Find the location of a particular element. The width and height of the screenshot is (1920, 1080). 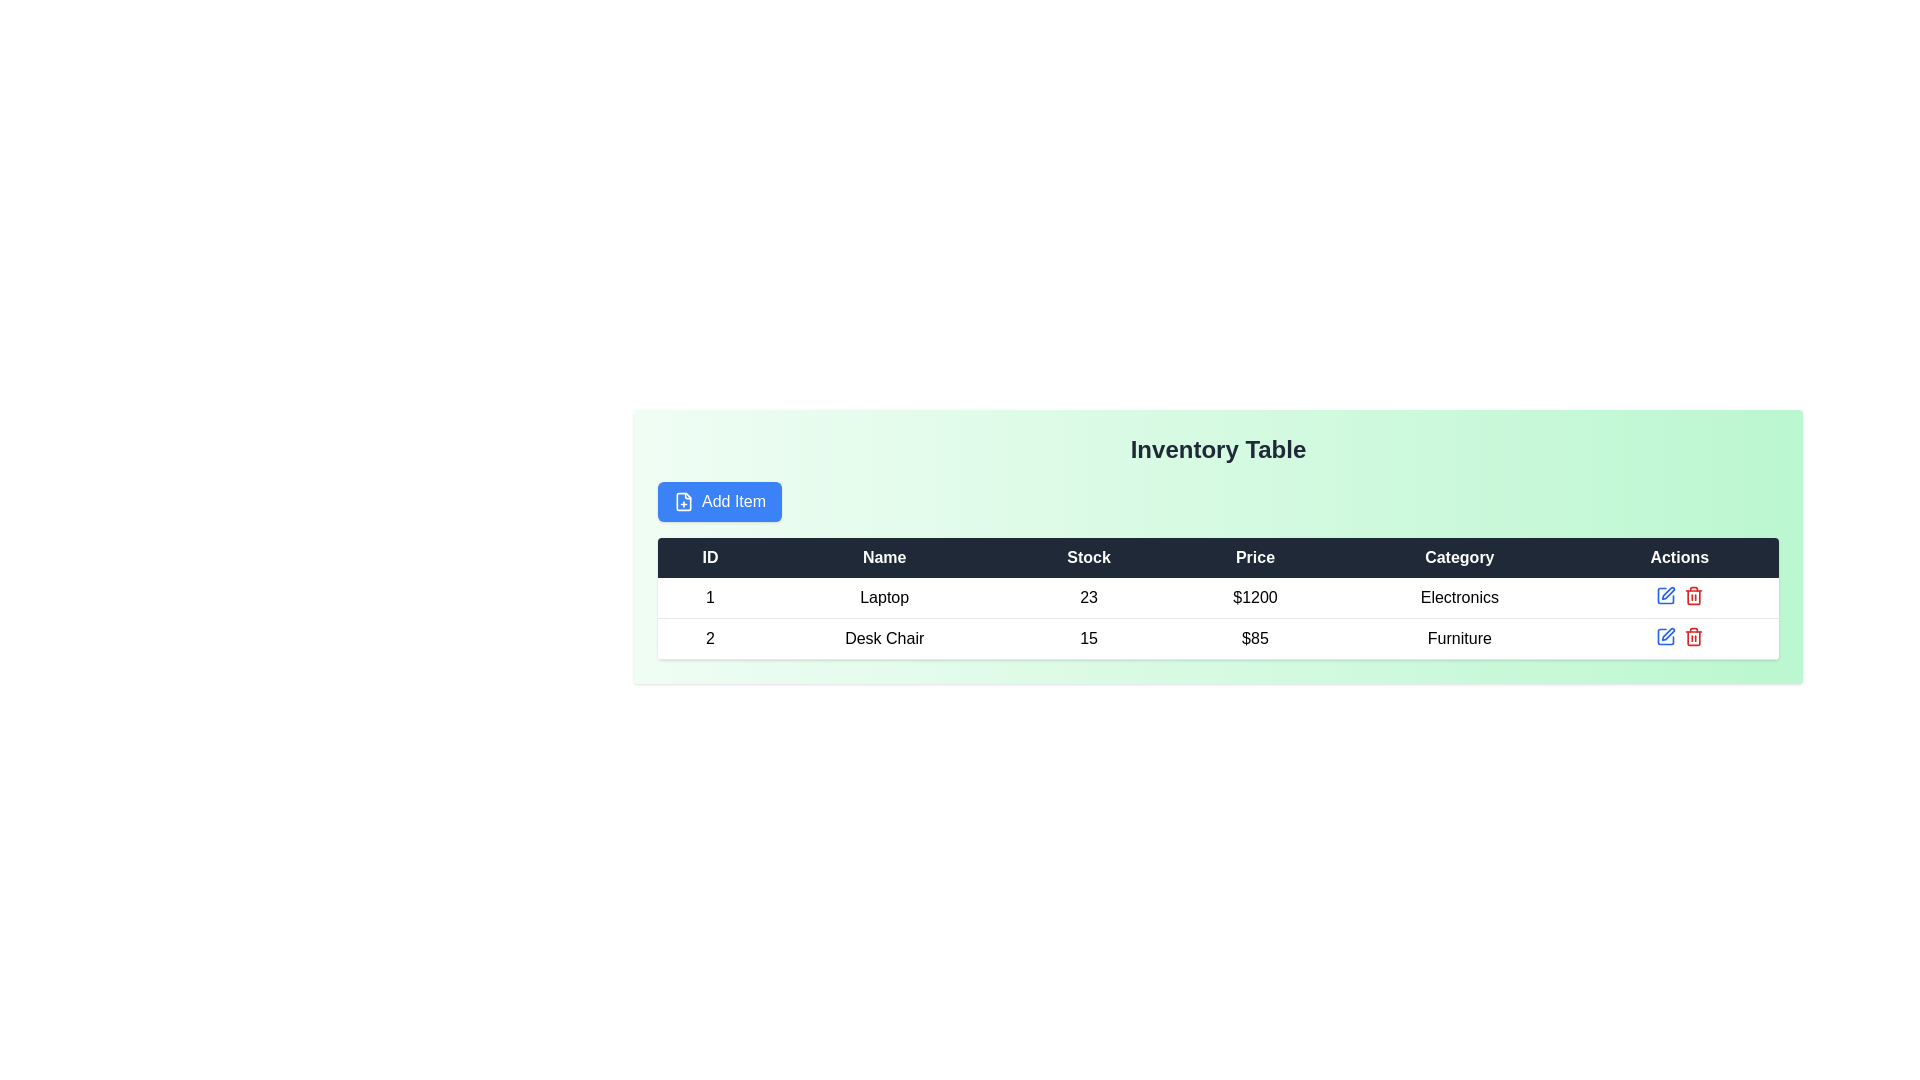

text 'Desk Chair' from the Label located in the second row of the table under the 'Name' column is located at coordinates (883, 639).